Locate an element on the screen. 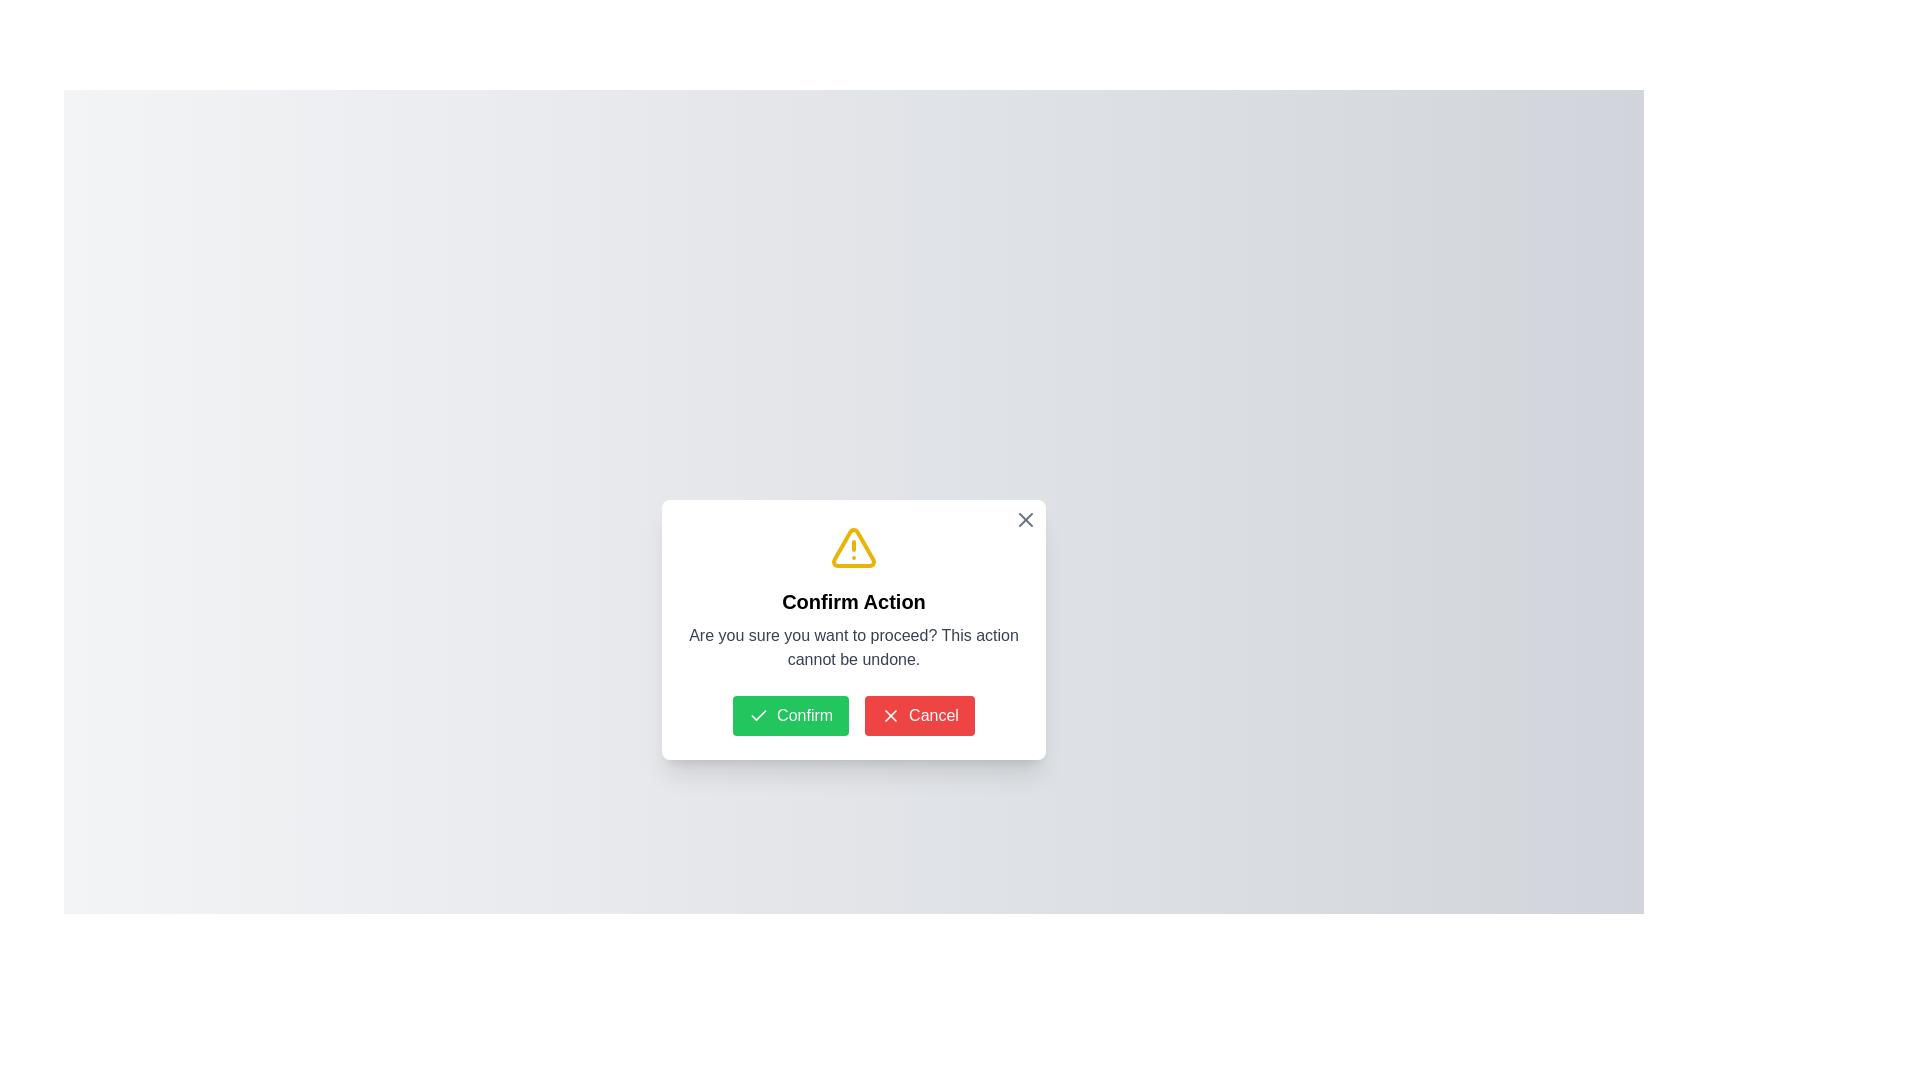  the header text label displaying 'Confirm Action' which is centrally positioned below the alert icon in the dialog box is located at coordinates (854, 600).